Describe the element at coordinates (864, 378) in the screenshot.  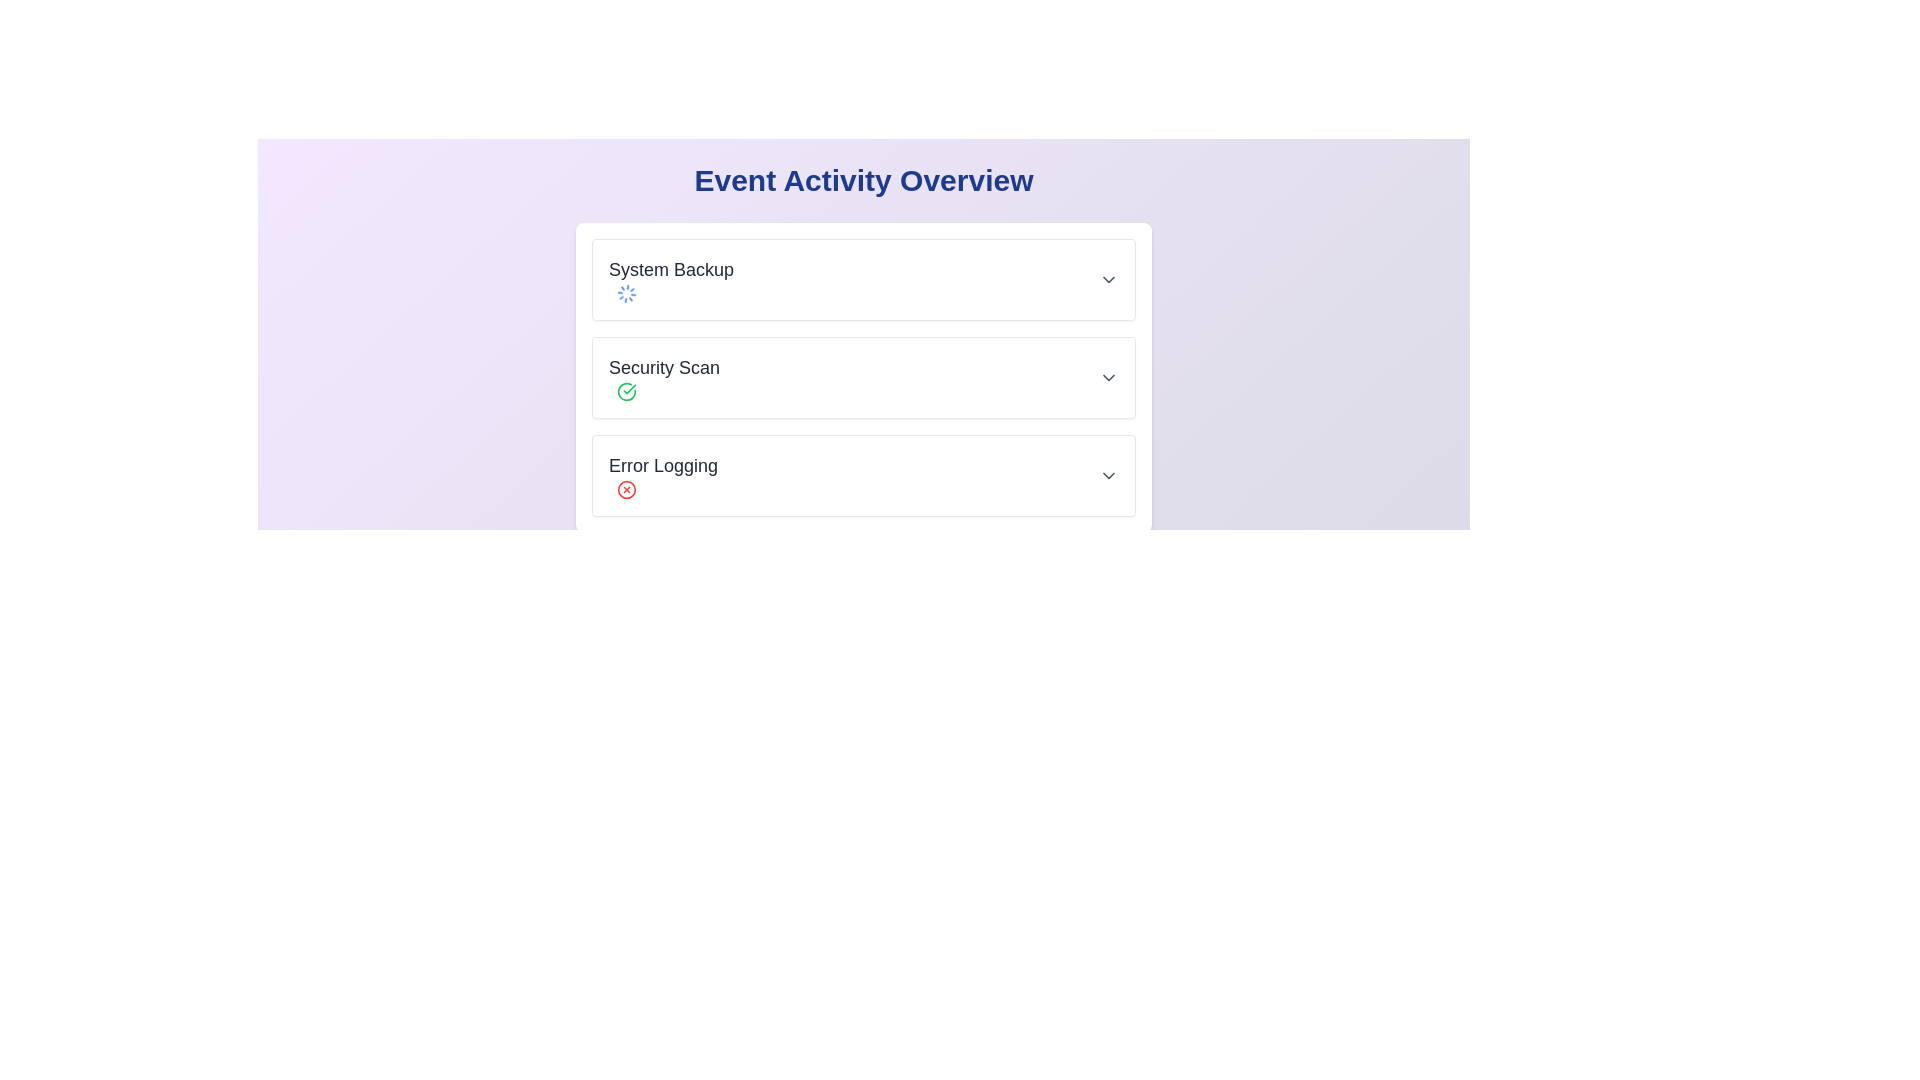
I see `the Toggleable dropdown row with status indicator for 'Security Scan'` at that location.